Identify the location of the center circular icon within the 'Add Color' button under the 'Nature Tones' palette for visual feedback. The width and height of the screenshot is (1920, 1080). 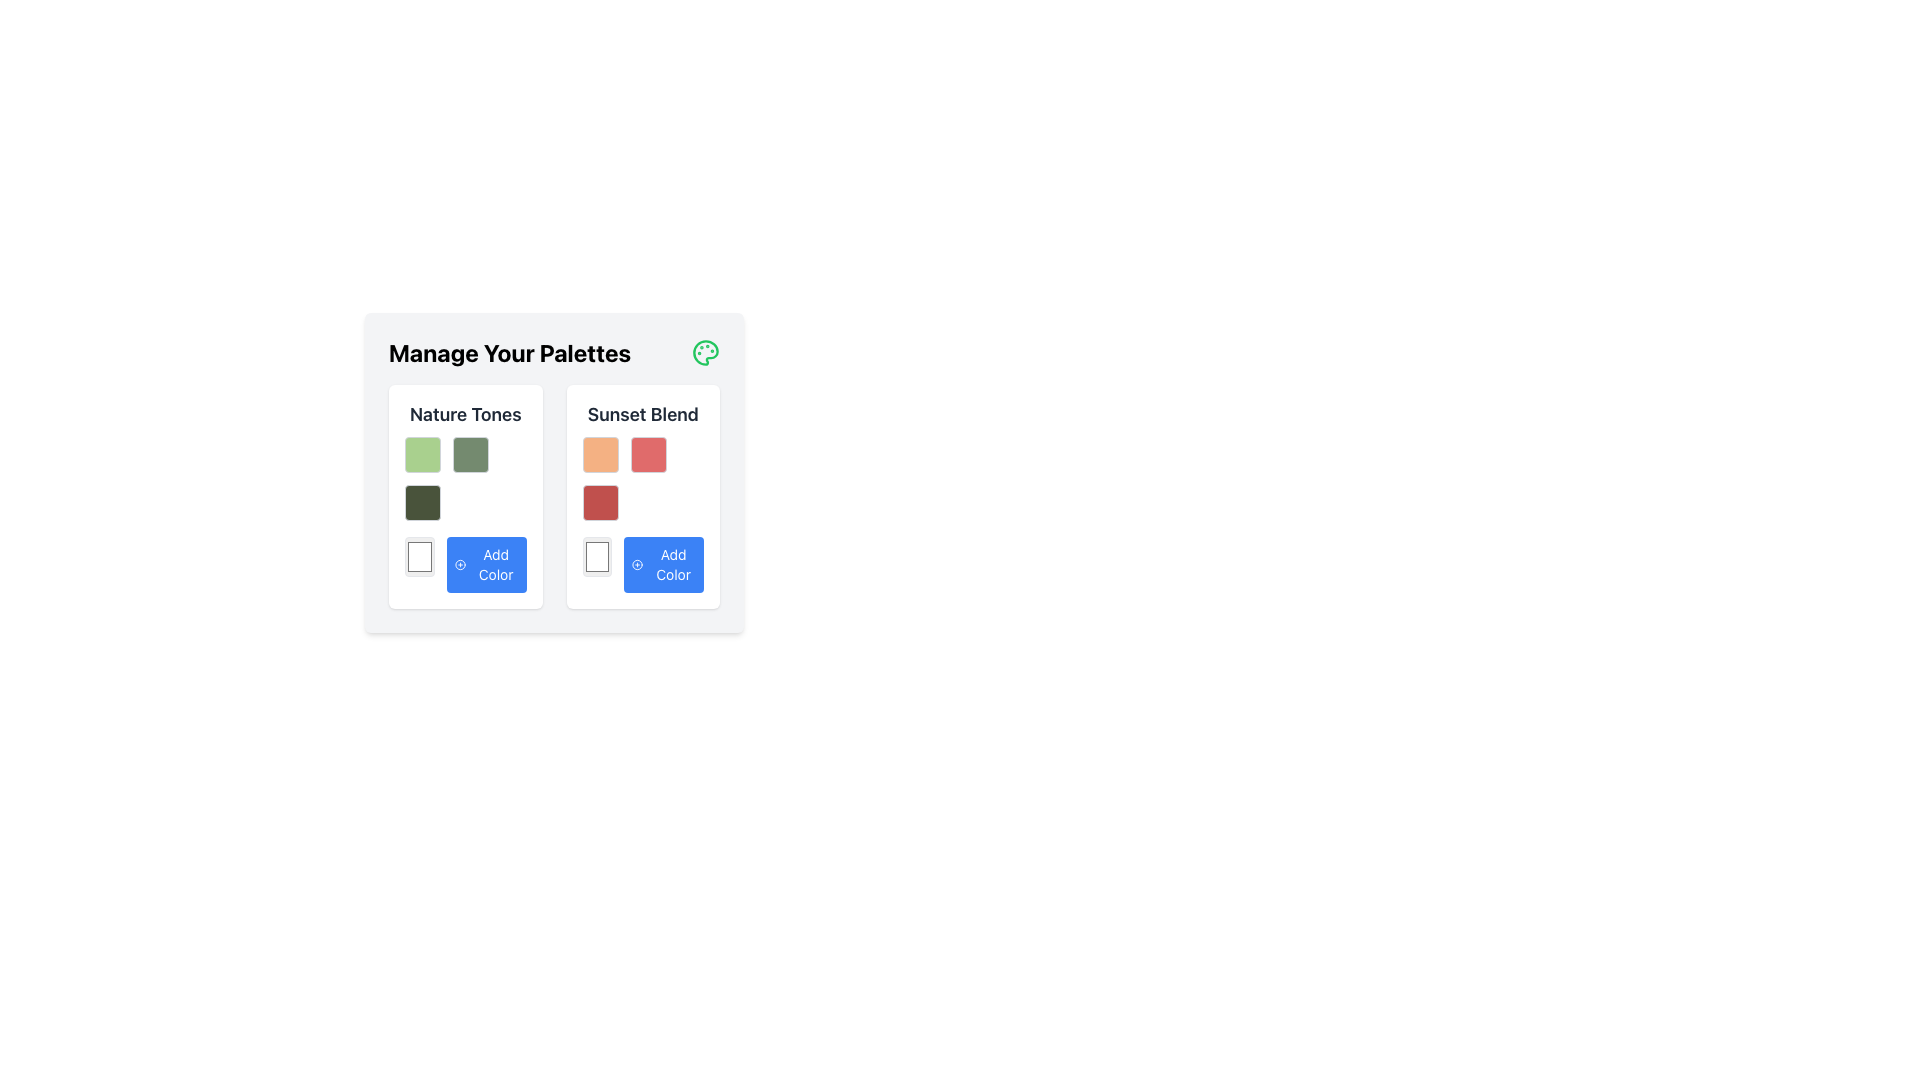
(459, 564).